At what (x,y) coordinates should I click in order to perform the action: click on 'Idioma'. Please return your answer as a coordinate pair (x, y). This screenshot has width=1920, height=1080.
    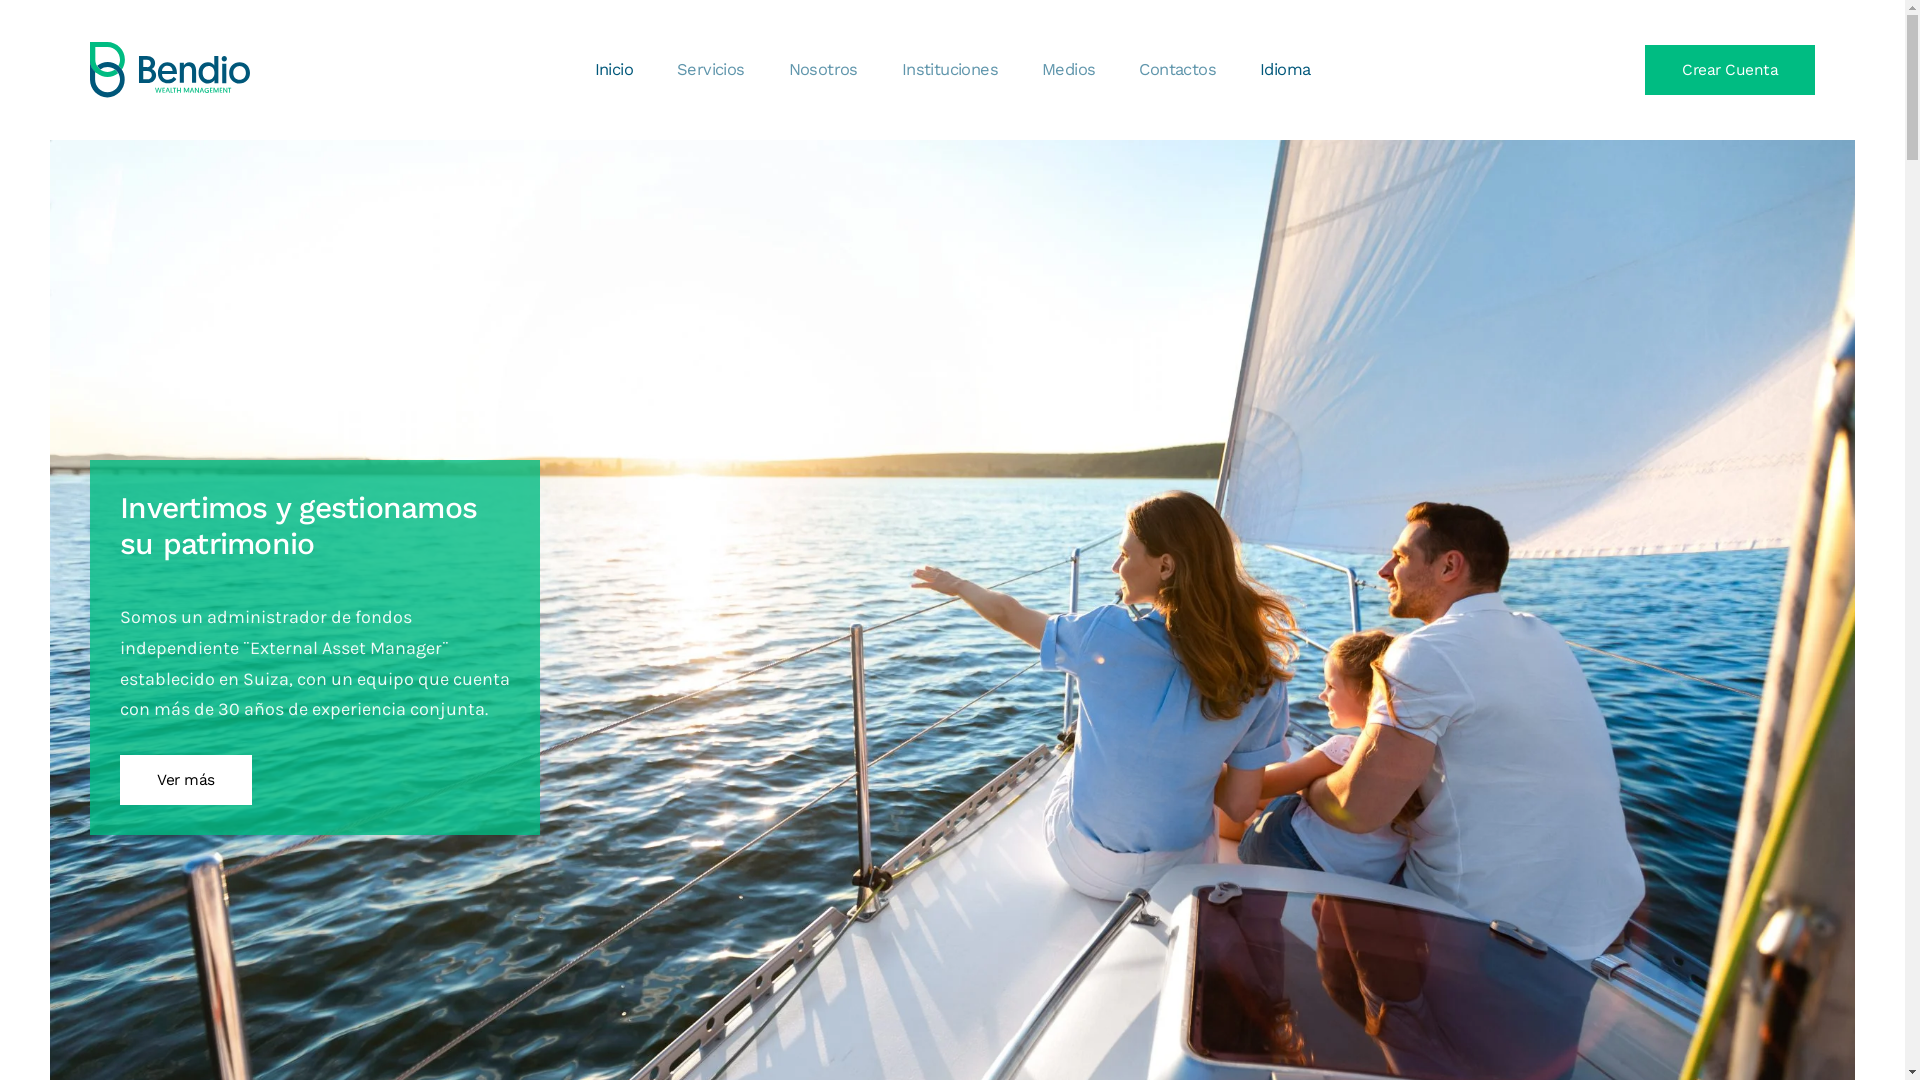
    Looking at the image, I should click on (1285, 68).